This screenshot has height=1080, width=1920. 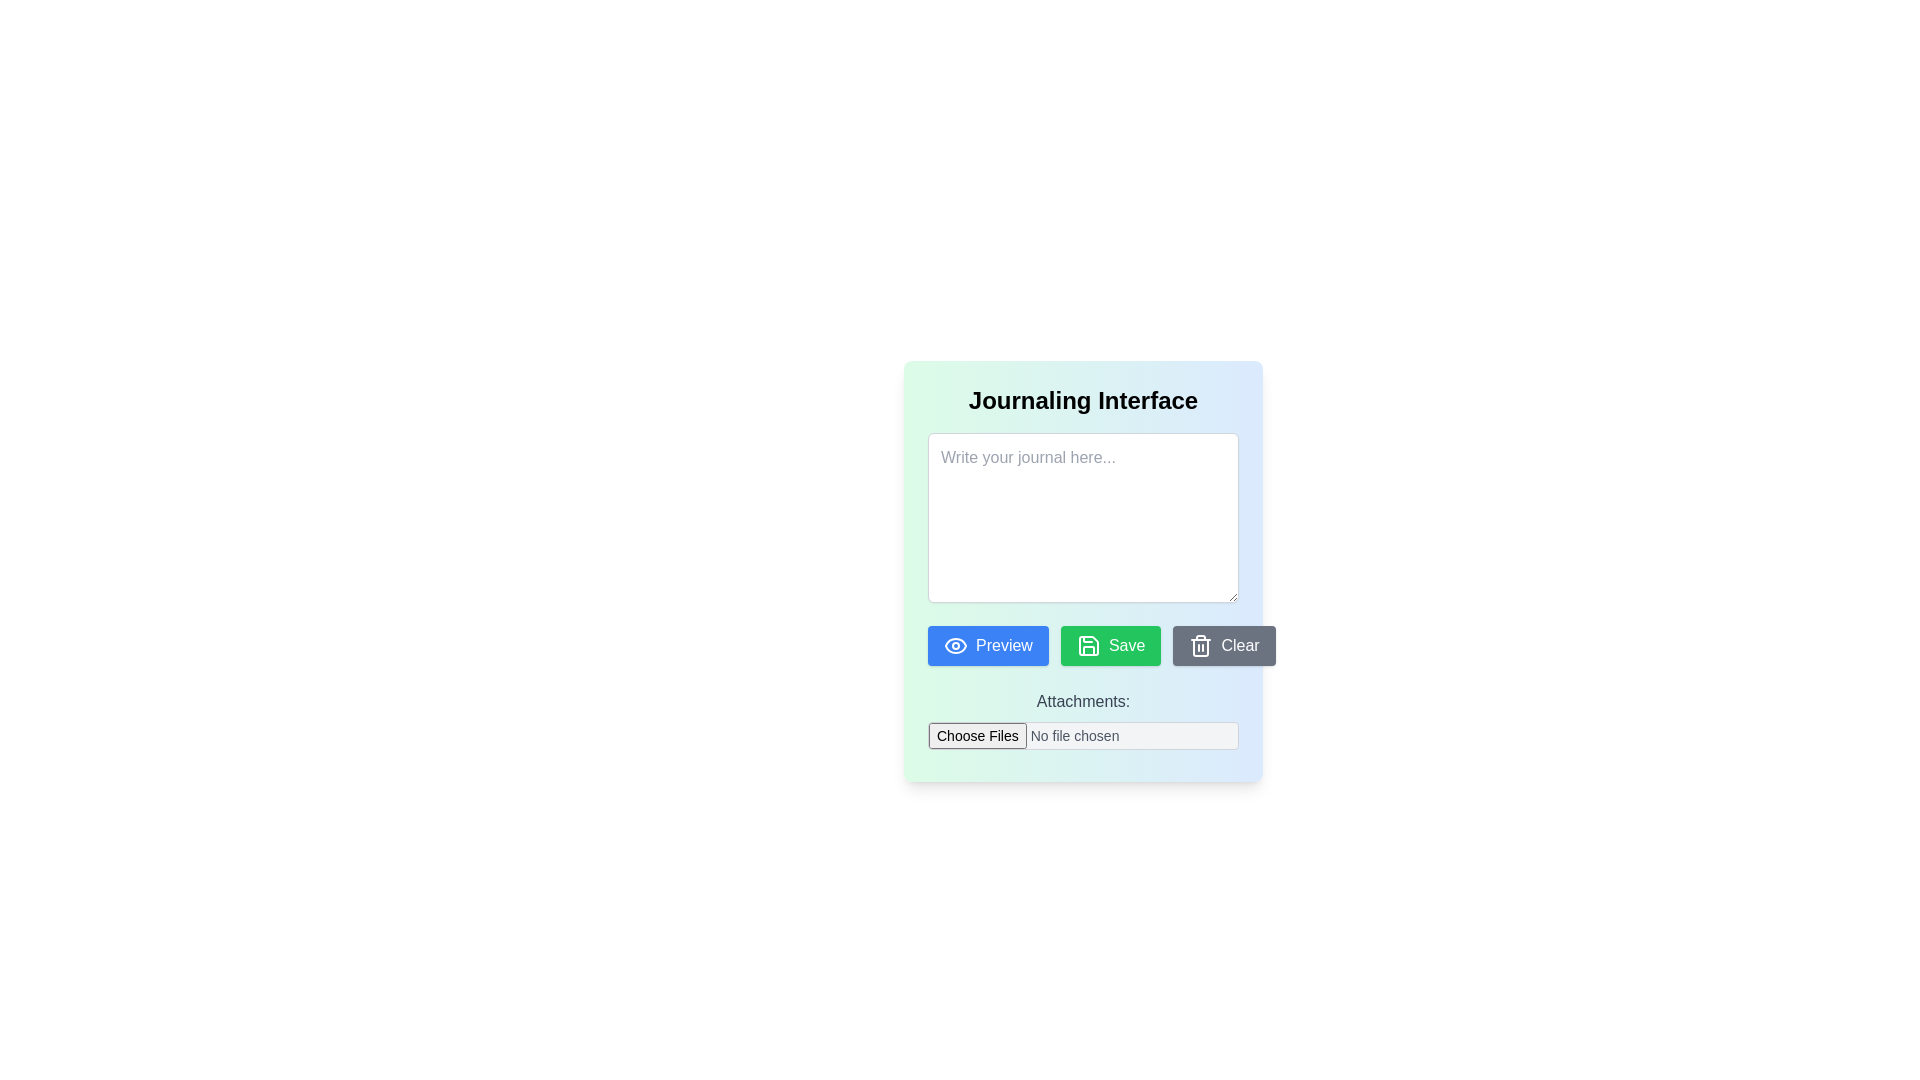 I want to click on the 'Clear' button located on the rightmost position of the three buttons ('Preview', 'Save', and 'Clear') in the journaling interface, so click(x=1223, y=645).